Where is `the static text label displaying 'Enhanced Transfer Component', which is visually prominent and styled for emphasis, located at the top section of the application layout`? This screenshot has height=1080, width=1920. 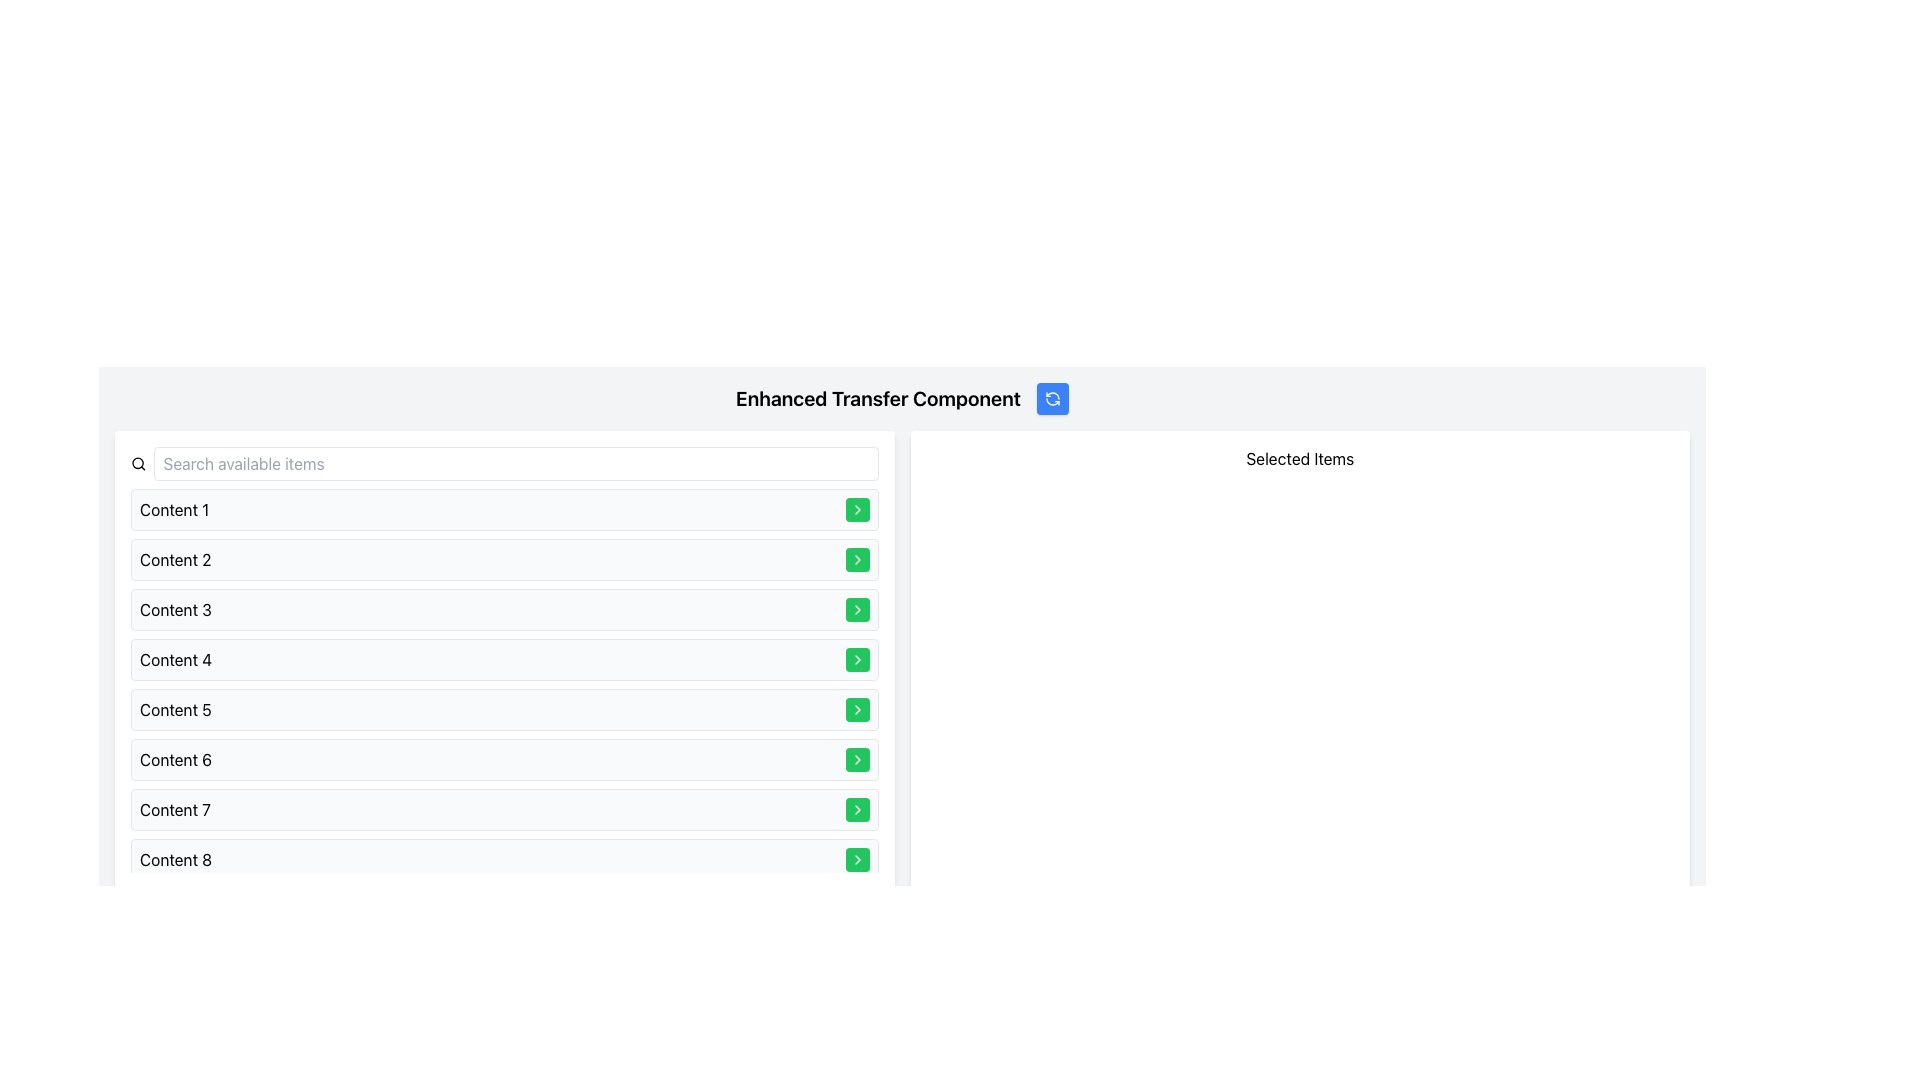
the static text label displaying 'Enhanced Transfer Component', which is visually prominent and styled for emphasis, located at the top section of the application layout is located at coordinates (878, 398).